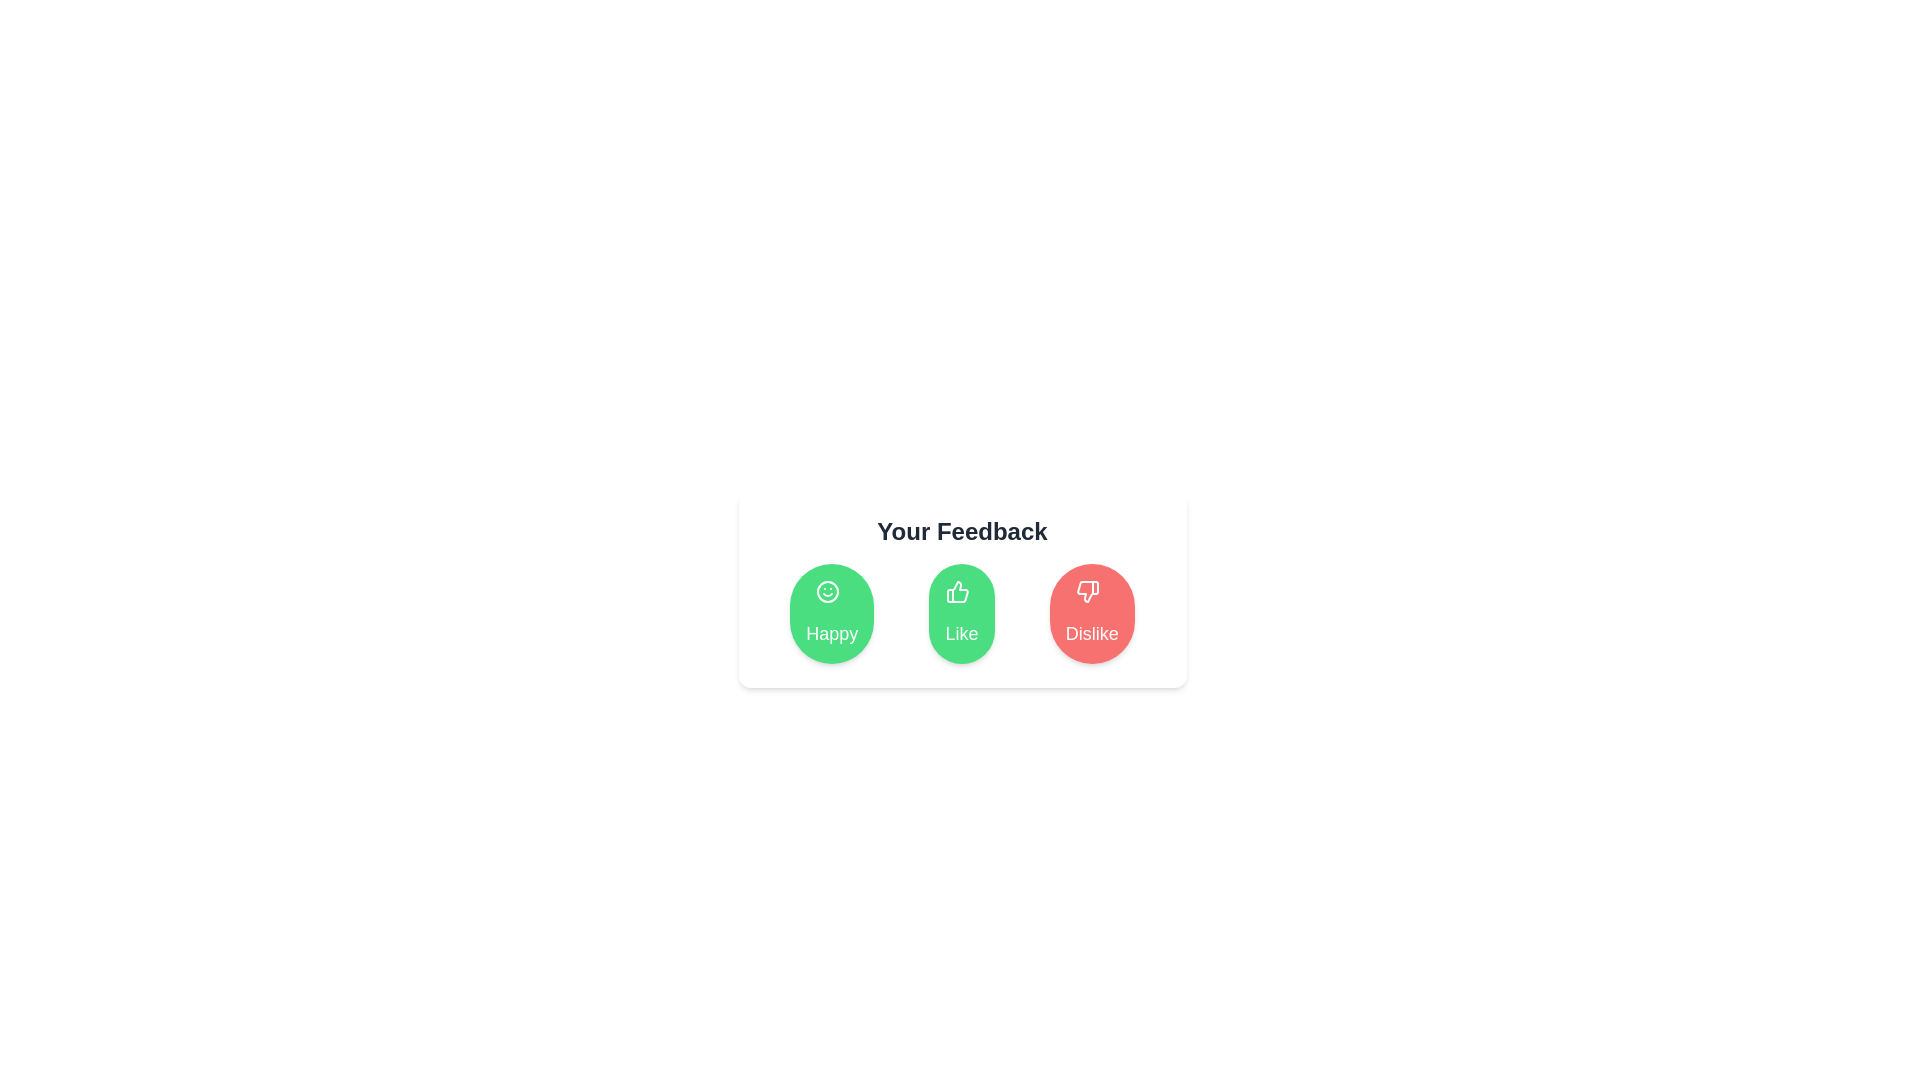 Image resolution: width=1920 pixels, height=1080 pixels. Describe the element at coordinates (961, 612) in the screenshot. I see `the 'Like' button in the feedback component` at that location.